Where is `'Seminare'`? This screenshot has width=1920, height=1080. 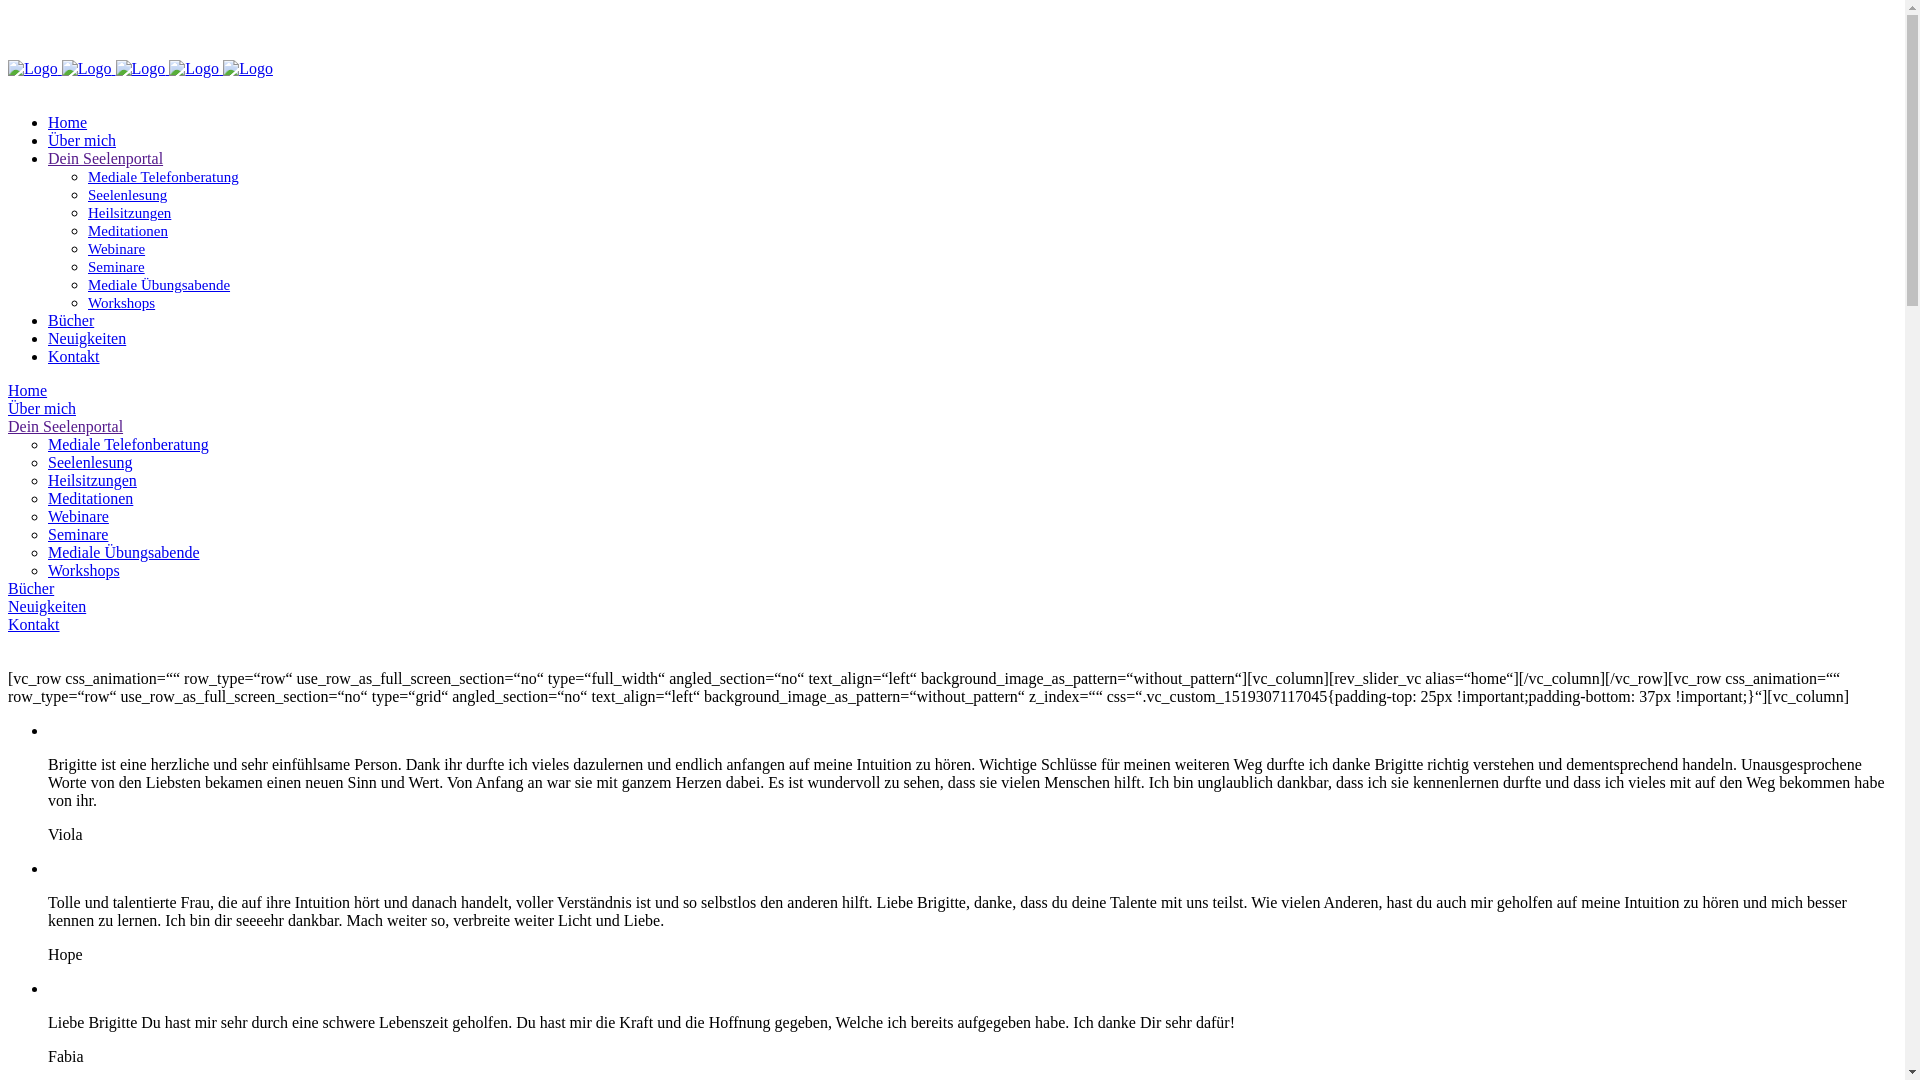
'Seminare' is located at coordinates (115, 265).